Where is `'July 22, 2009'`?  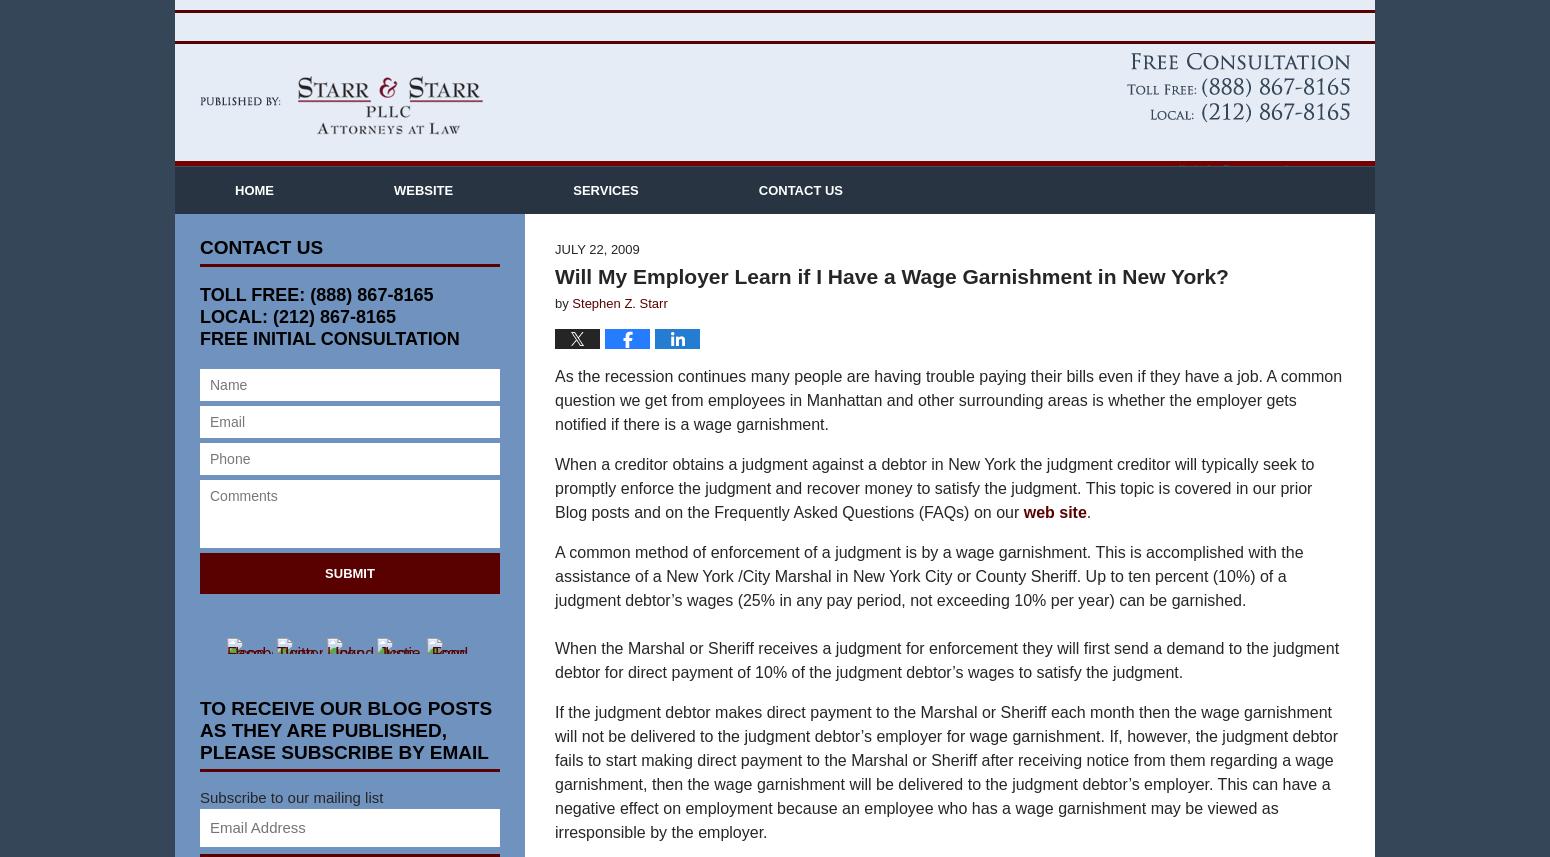
'July 22, 2009' is located at coordinates (597, 279).